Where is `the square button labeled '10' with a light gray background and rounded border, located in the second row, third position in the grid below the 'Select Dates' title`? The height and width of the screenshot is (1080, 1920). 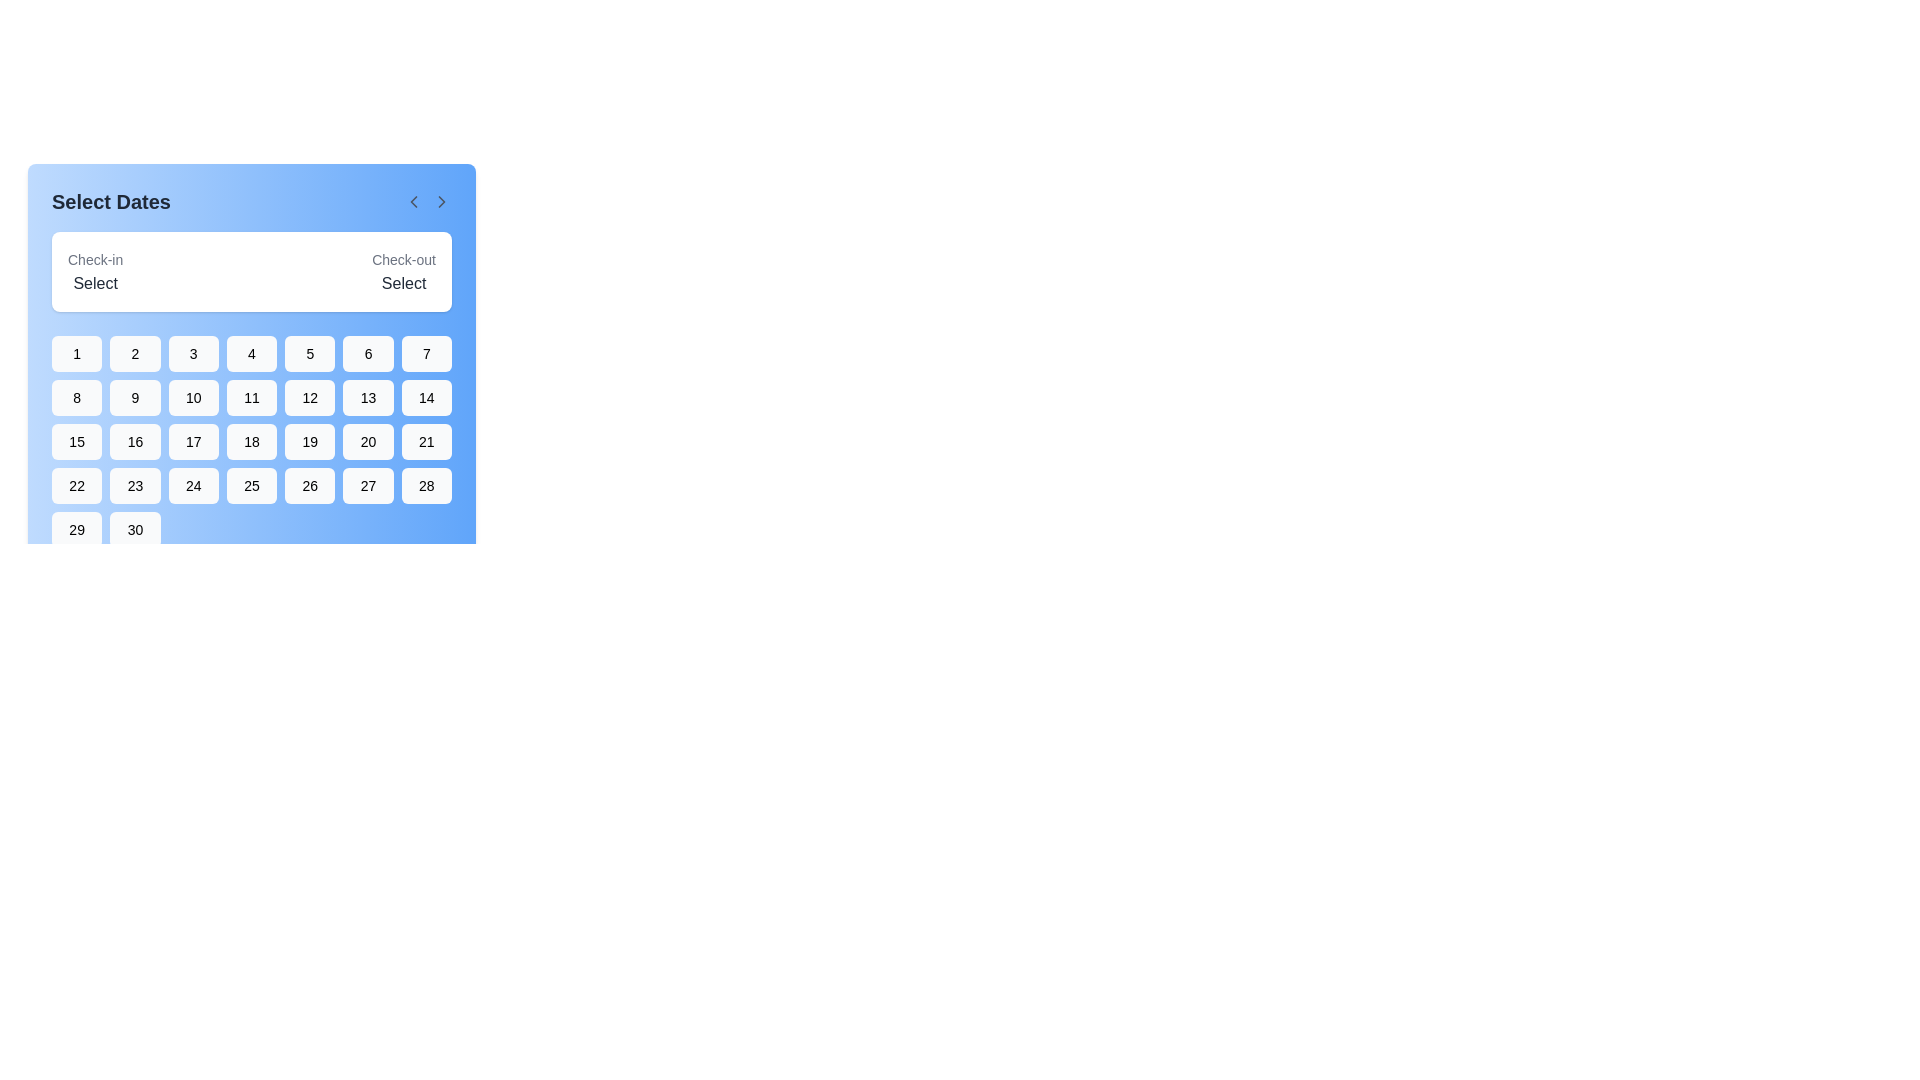 the square button labeled '10' with a light gray background and rounded border, located in the second row, third position in the grid below the 'Select Dates' title is located at coordinates (193, 397).